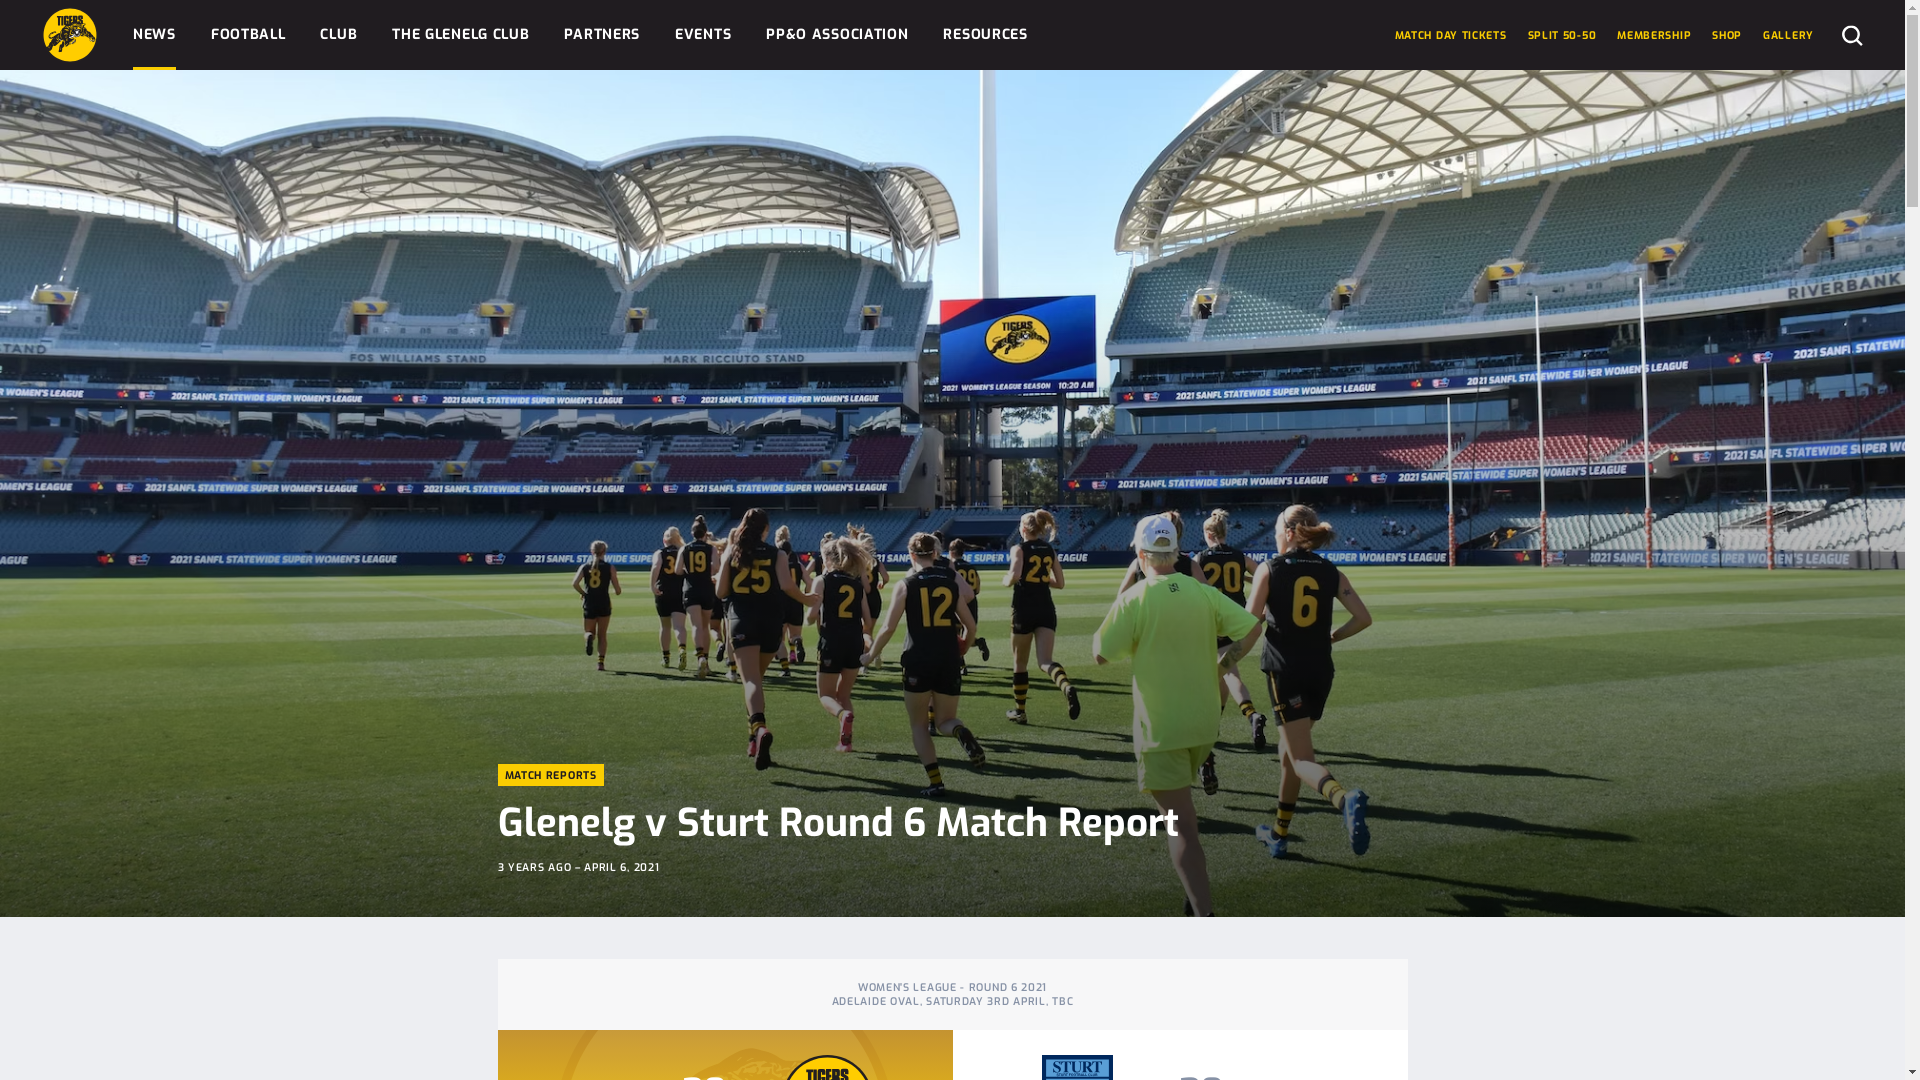  What do you see at coordinates (984, 34) in the screenshot?
I see `'RESOURCES'` at bounding box center [984, 34].